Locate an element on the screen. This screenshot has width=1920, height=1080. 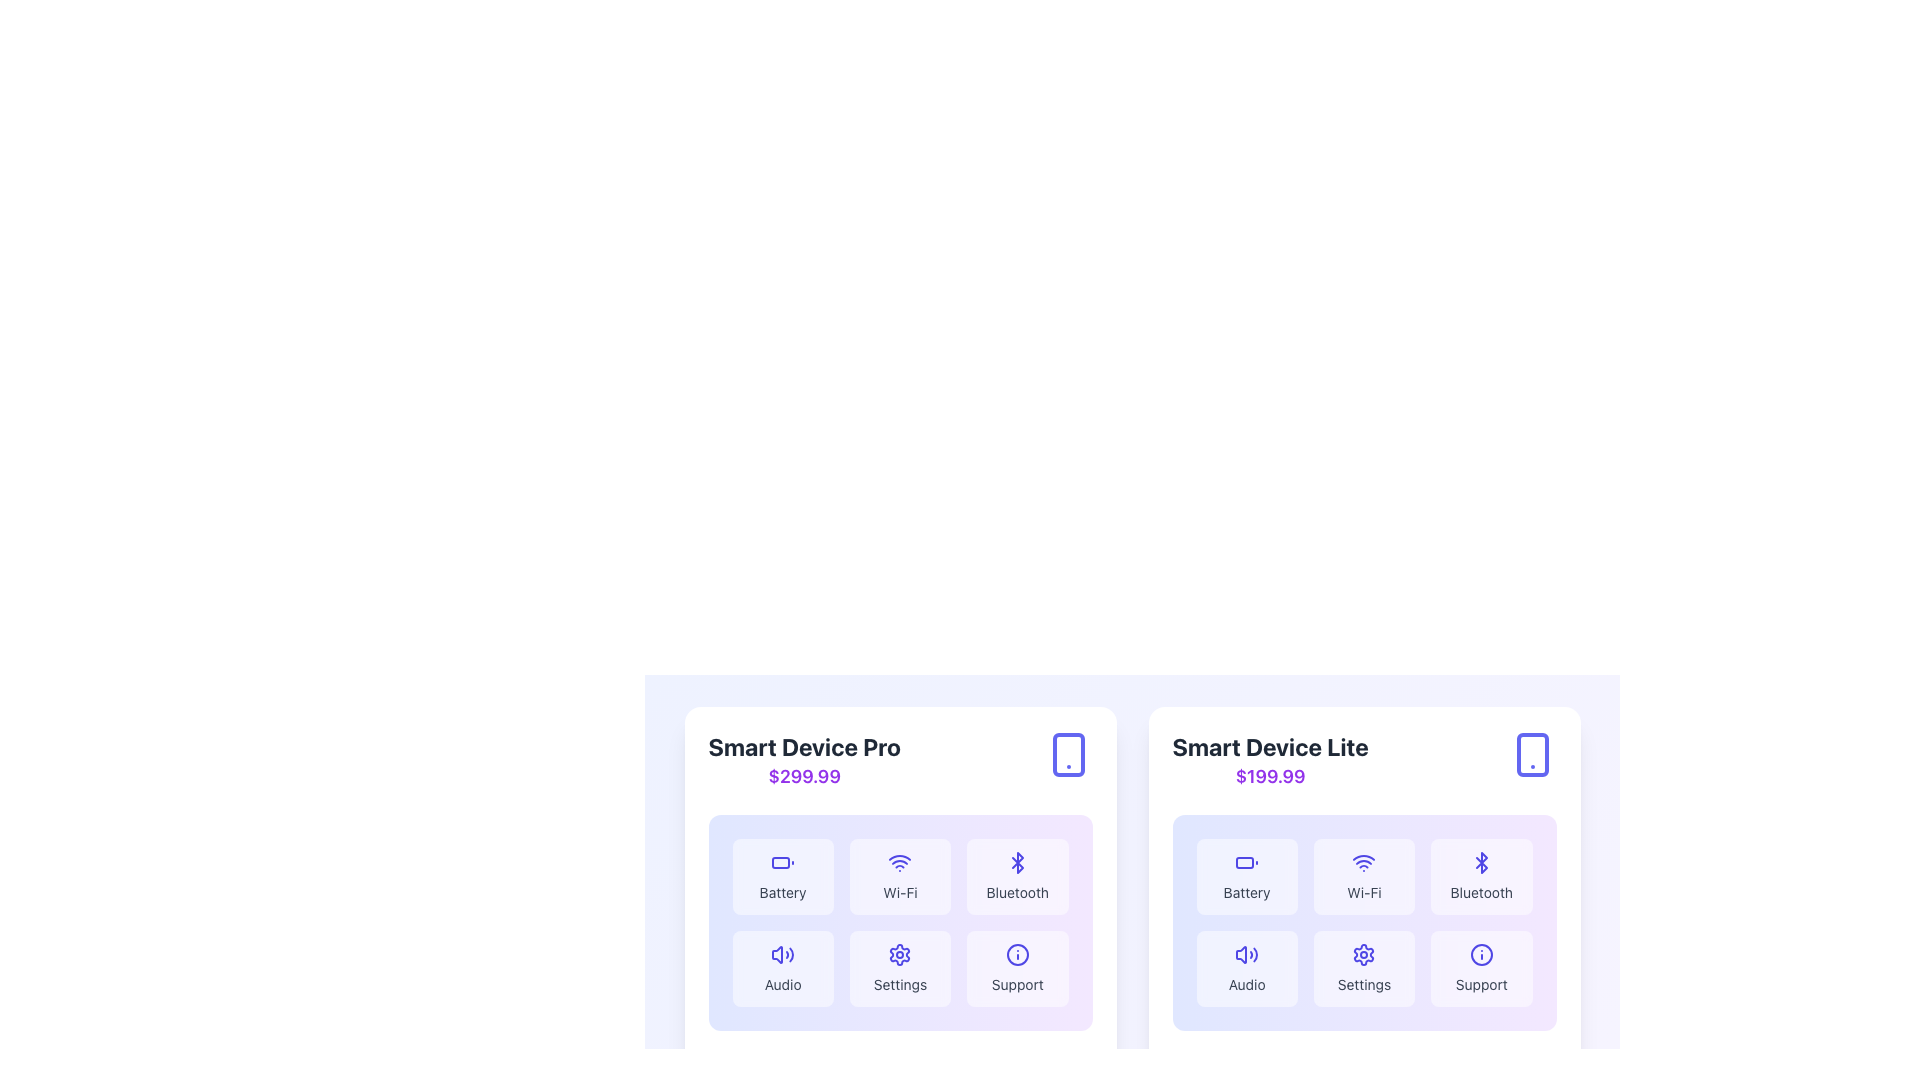
the SVG circle graphic located at the upper right side of the 'Smart Device Pro' card is located at coordinates (1017, 954).